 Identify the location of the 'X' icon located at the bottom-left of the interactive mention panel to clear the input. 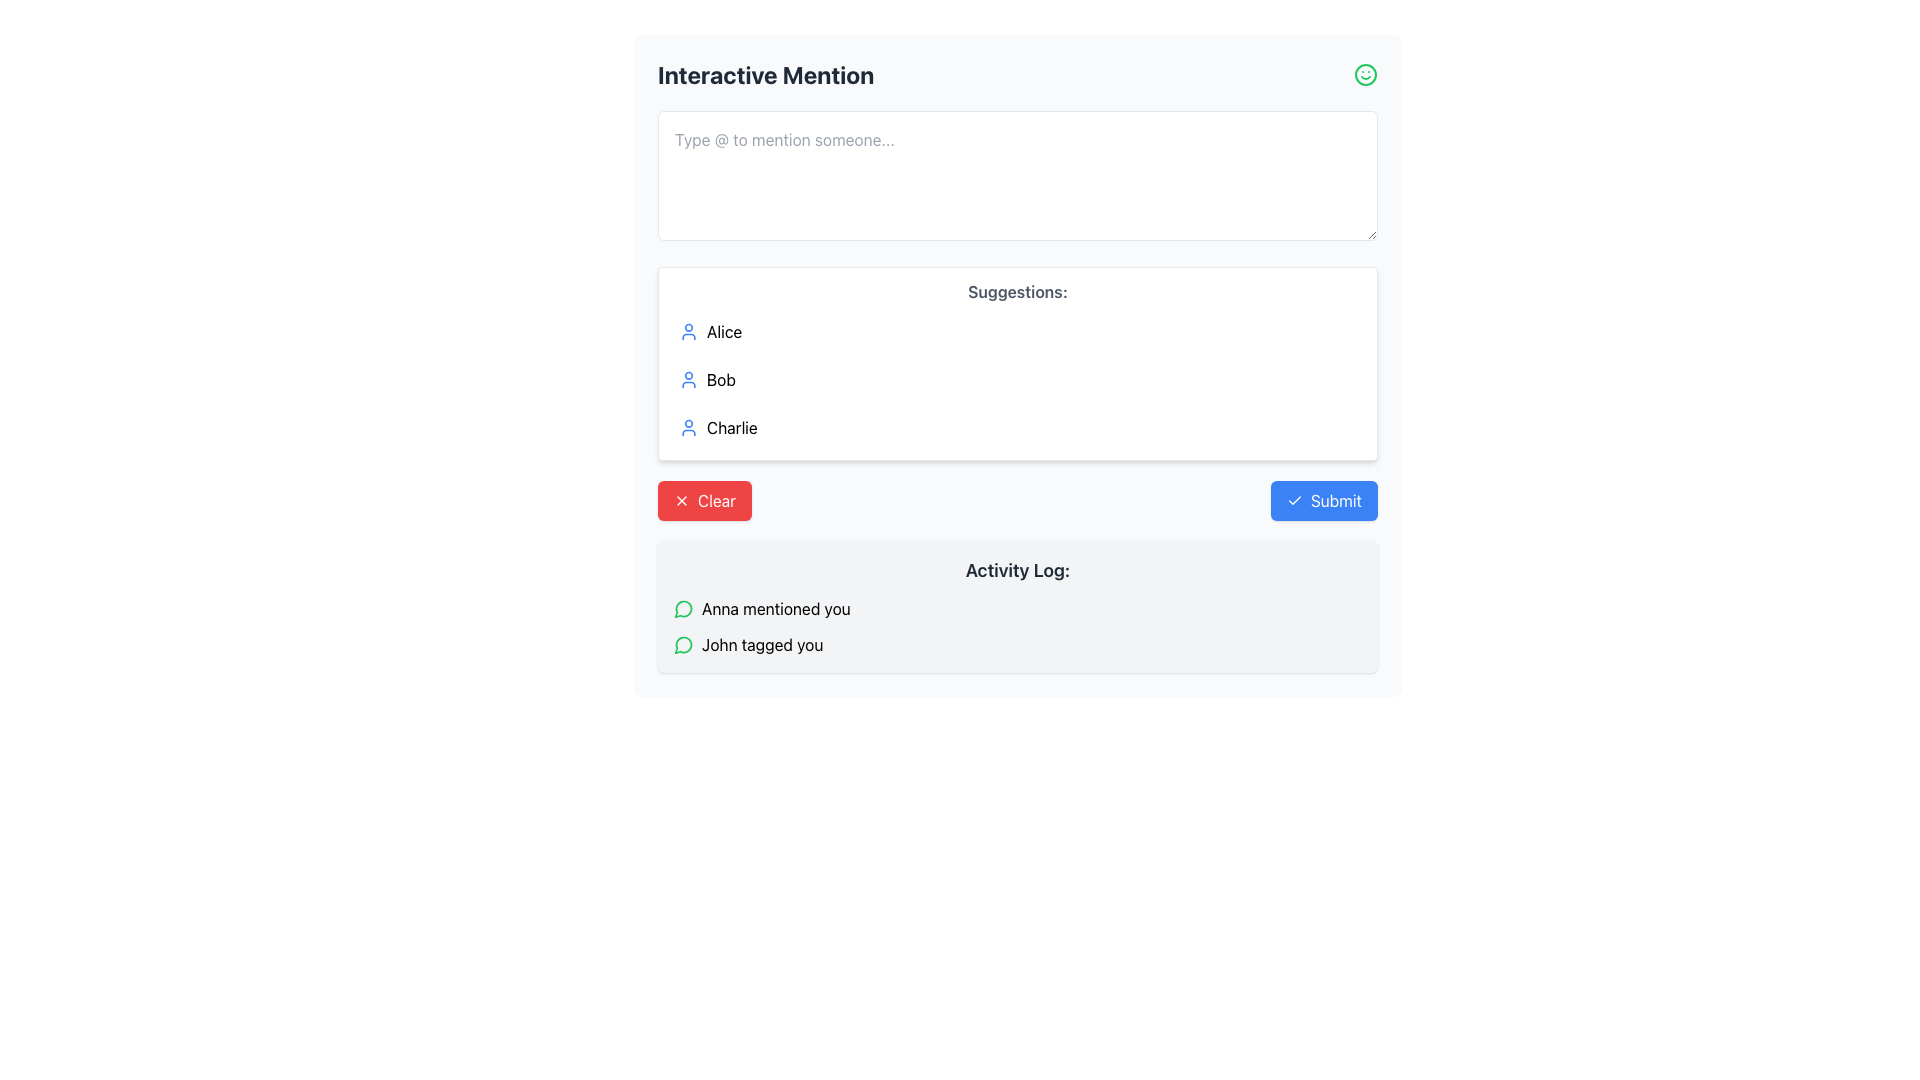
(681, 500).